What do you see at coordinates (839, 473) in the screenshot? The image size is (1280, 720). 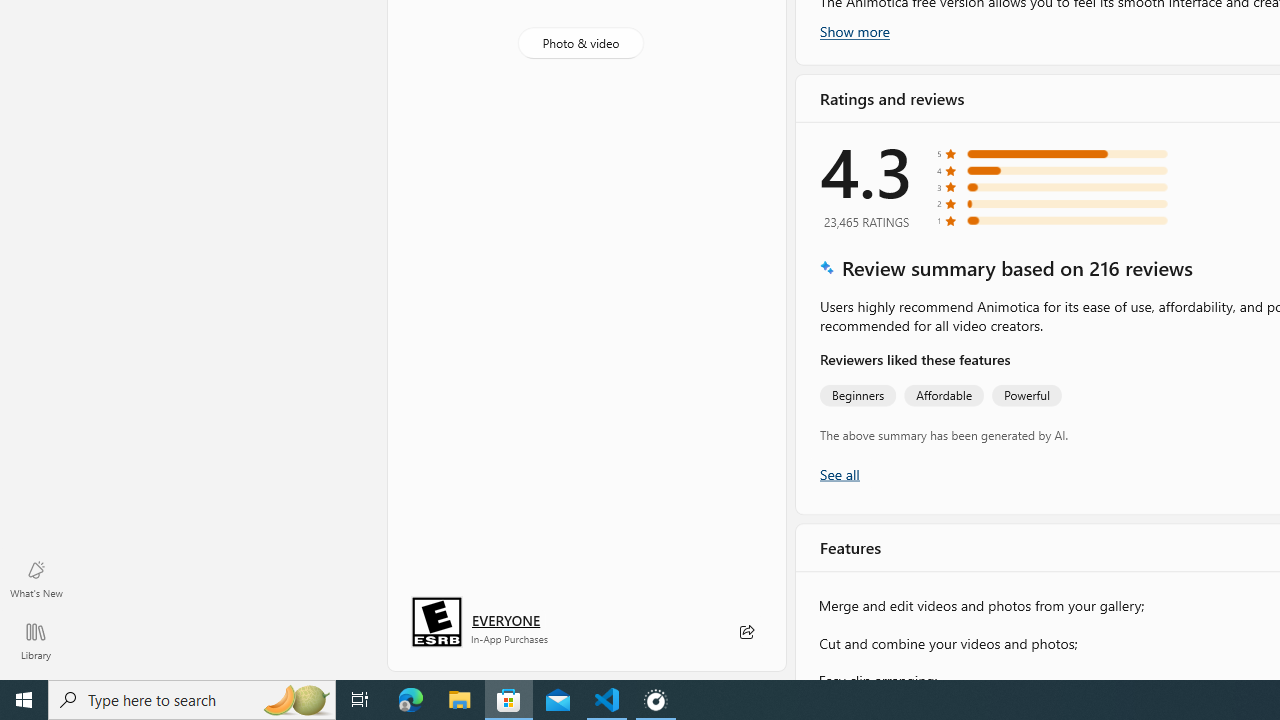 I see `'Show all ratings and reviews'` at bounding box center [839, 473].